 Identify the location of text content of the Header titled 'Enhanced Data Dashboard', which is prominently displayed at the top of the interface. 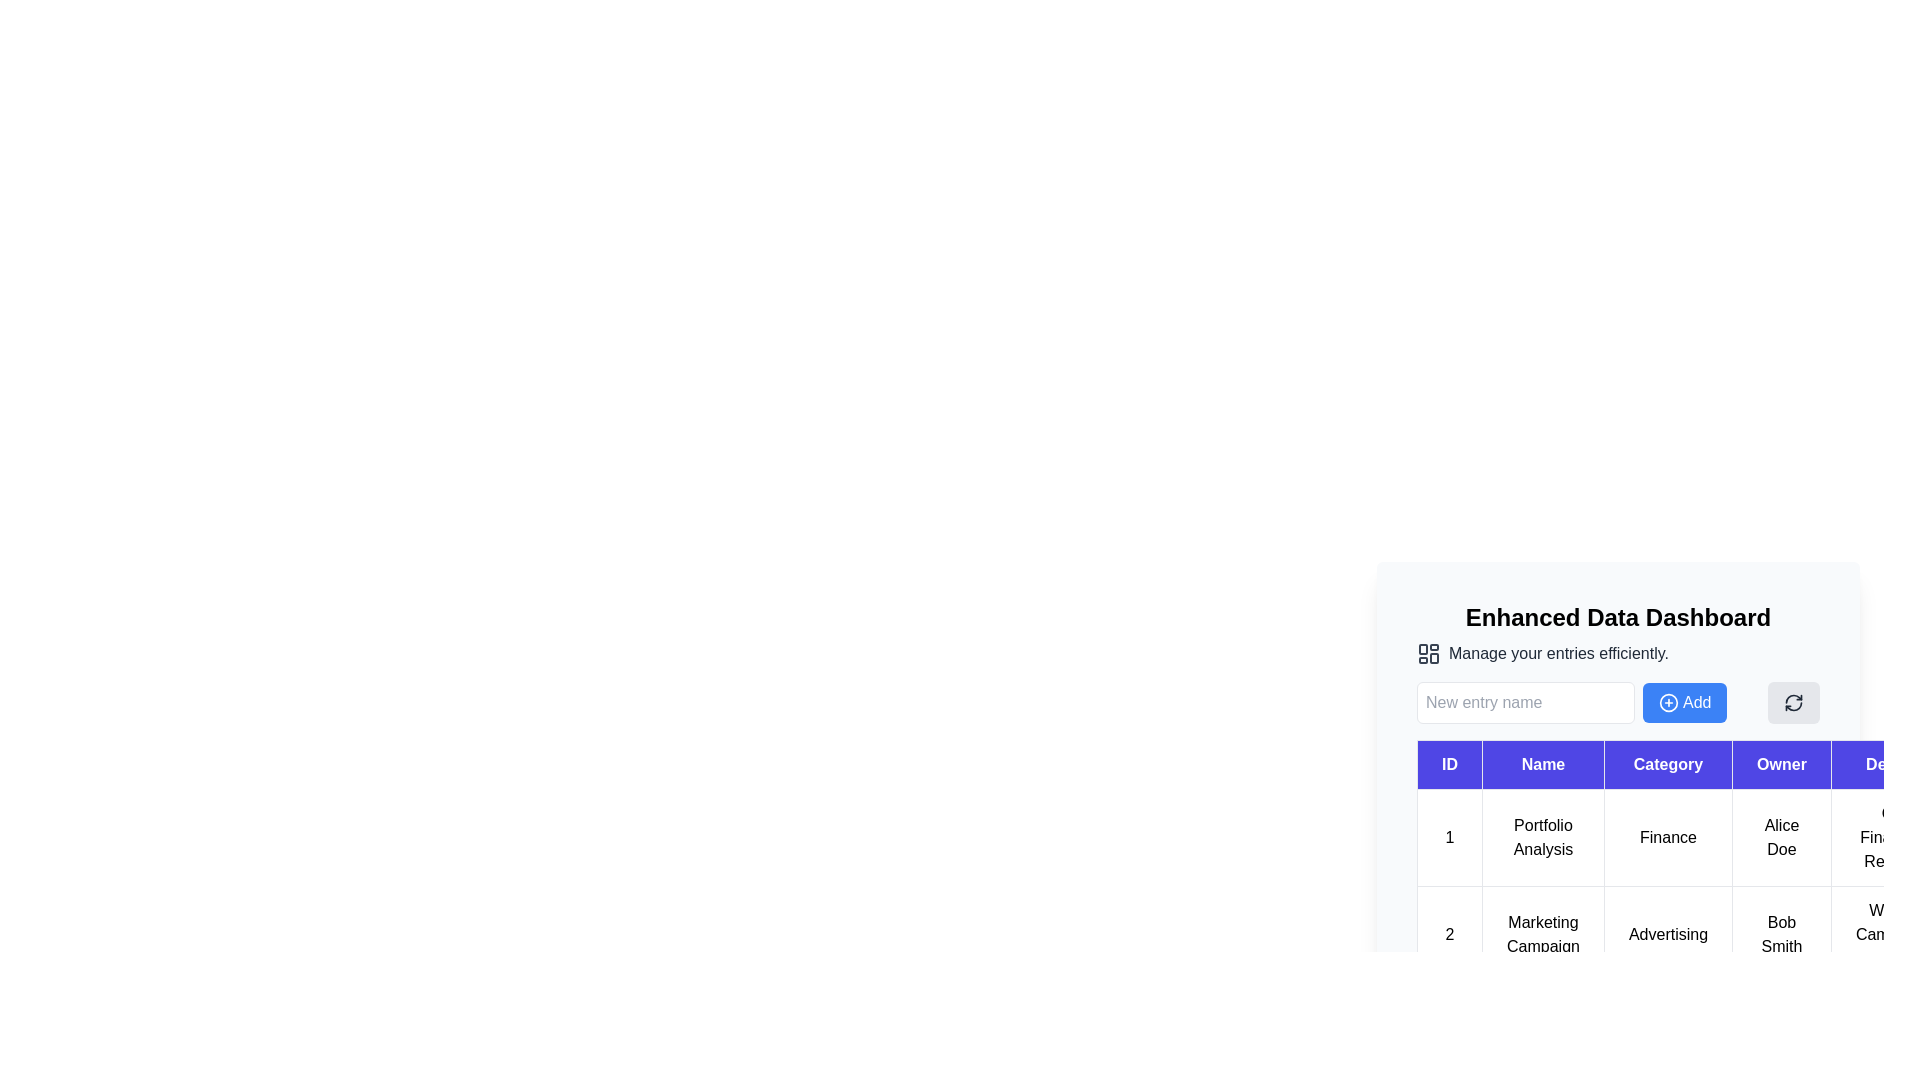
(1618, 616).